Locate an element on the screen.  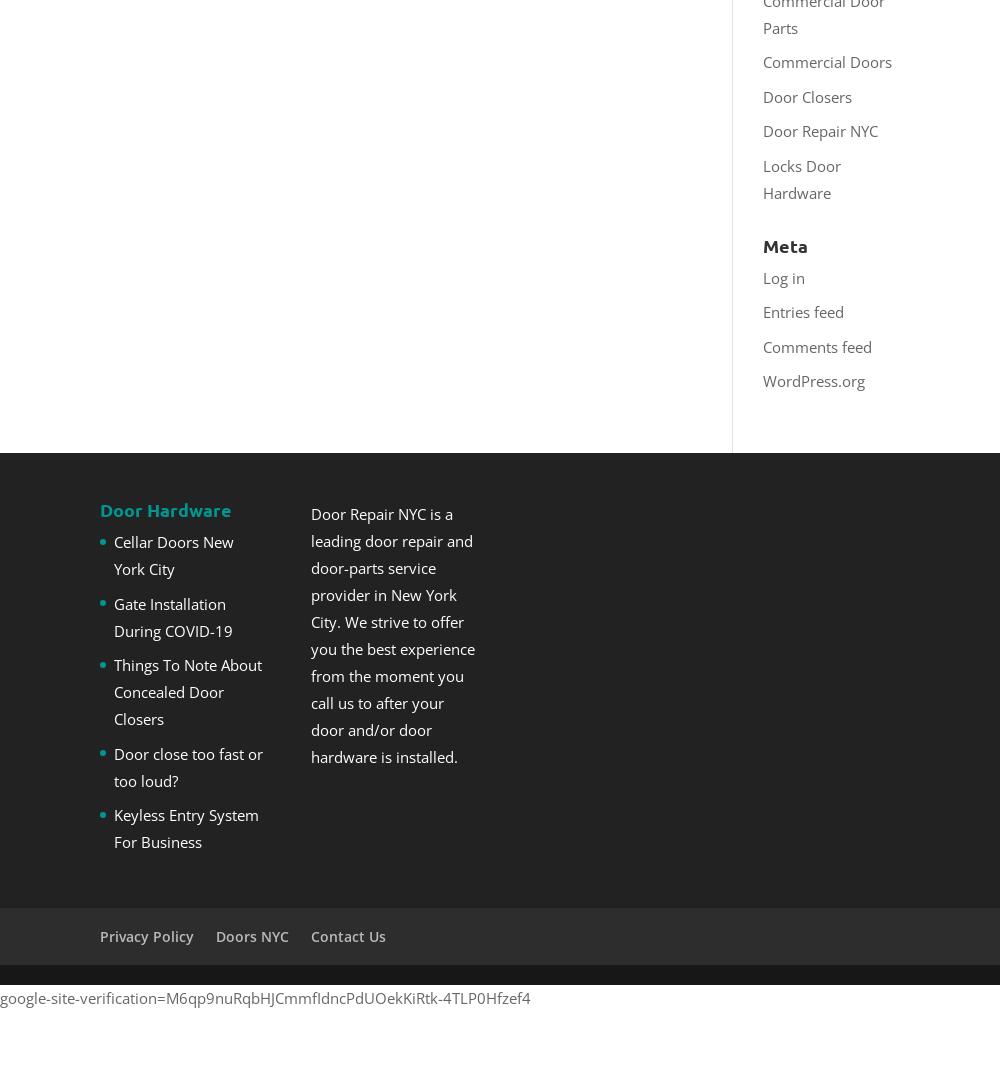
'Privacy Policy' is located at coordinates (147, 934).